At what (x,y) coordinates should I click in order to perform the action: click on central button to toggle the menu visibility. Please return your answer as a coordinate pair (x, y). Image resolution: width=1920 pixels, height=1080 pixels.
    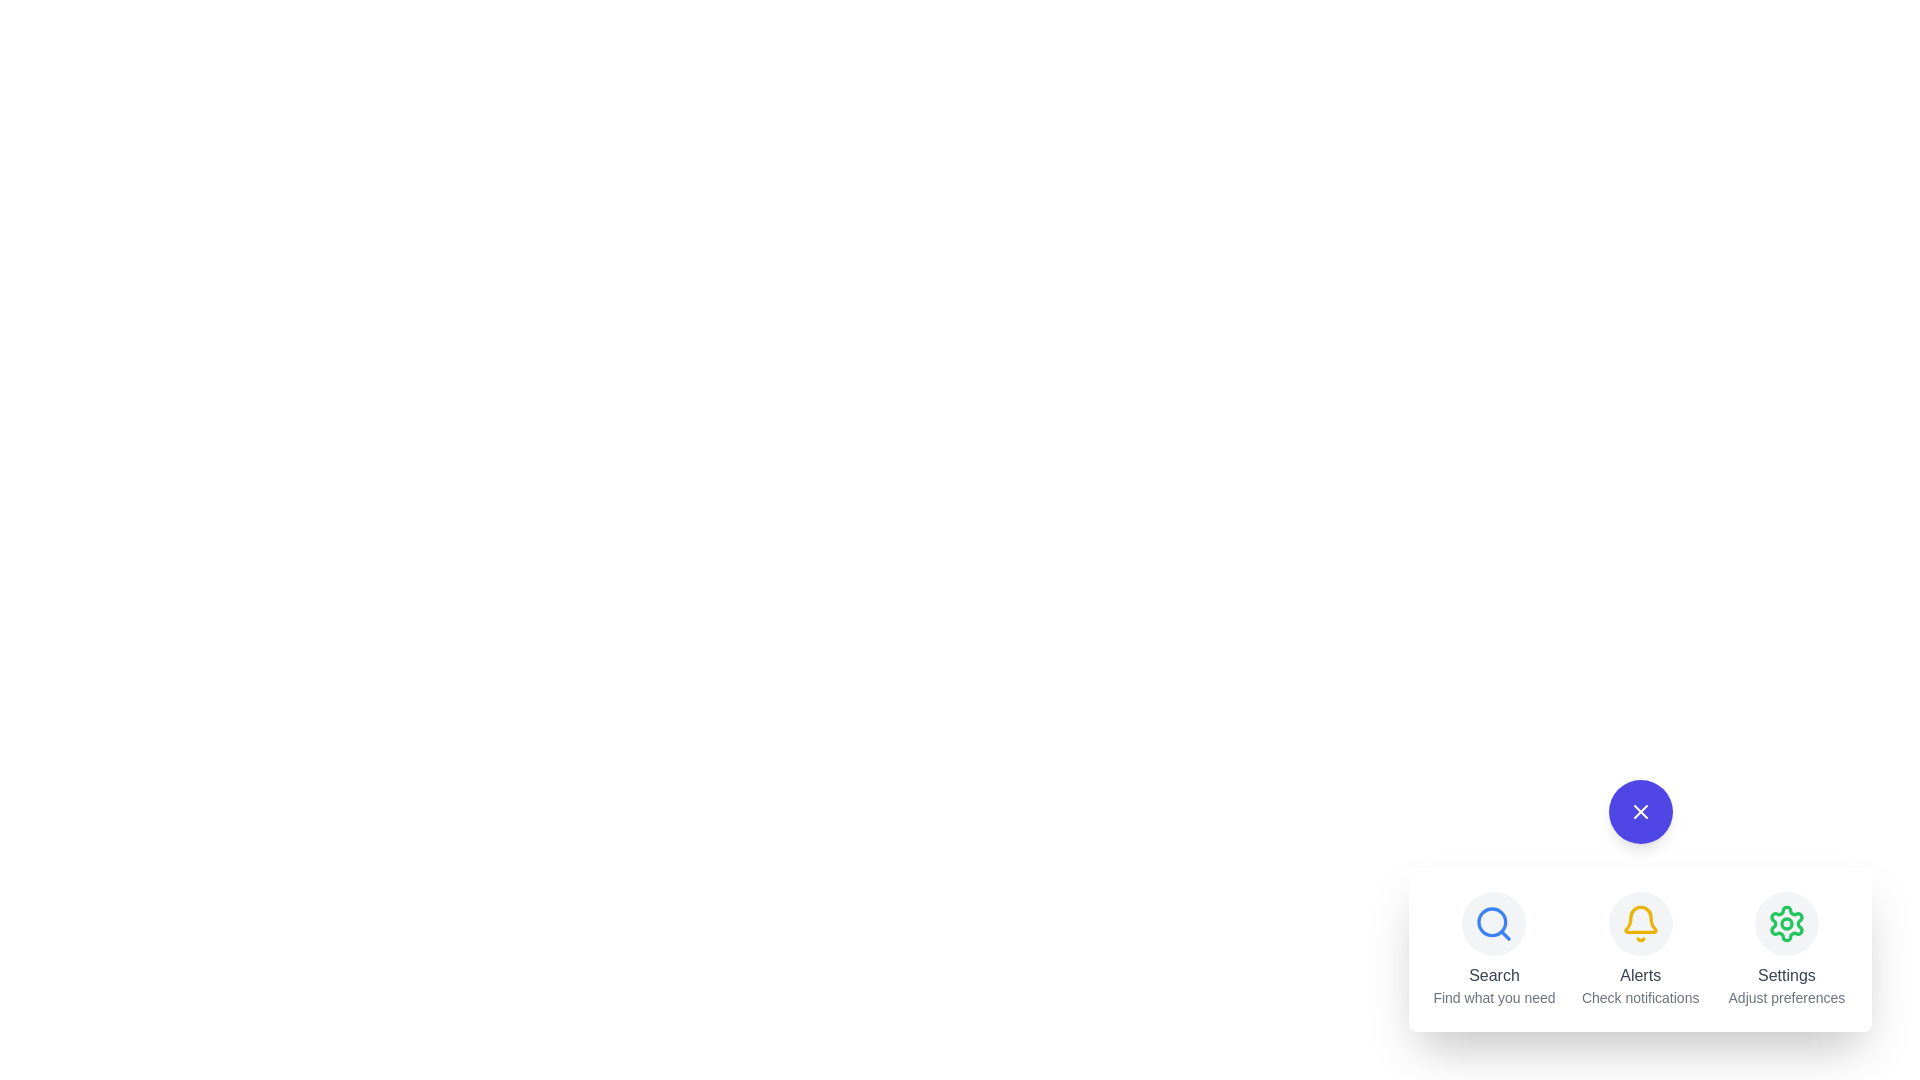
    Looking at the image, I should click on (1640, 812).